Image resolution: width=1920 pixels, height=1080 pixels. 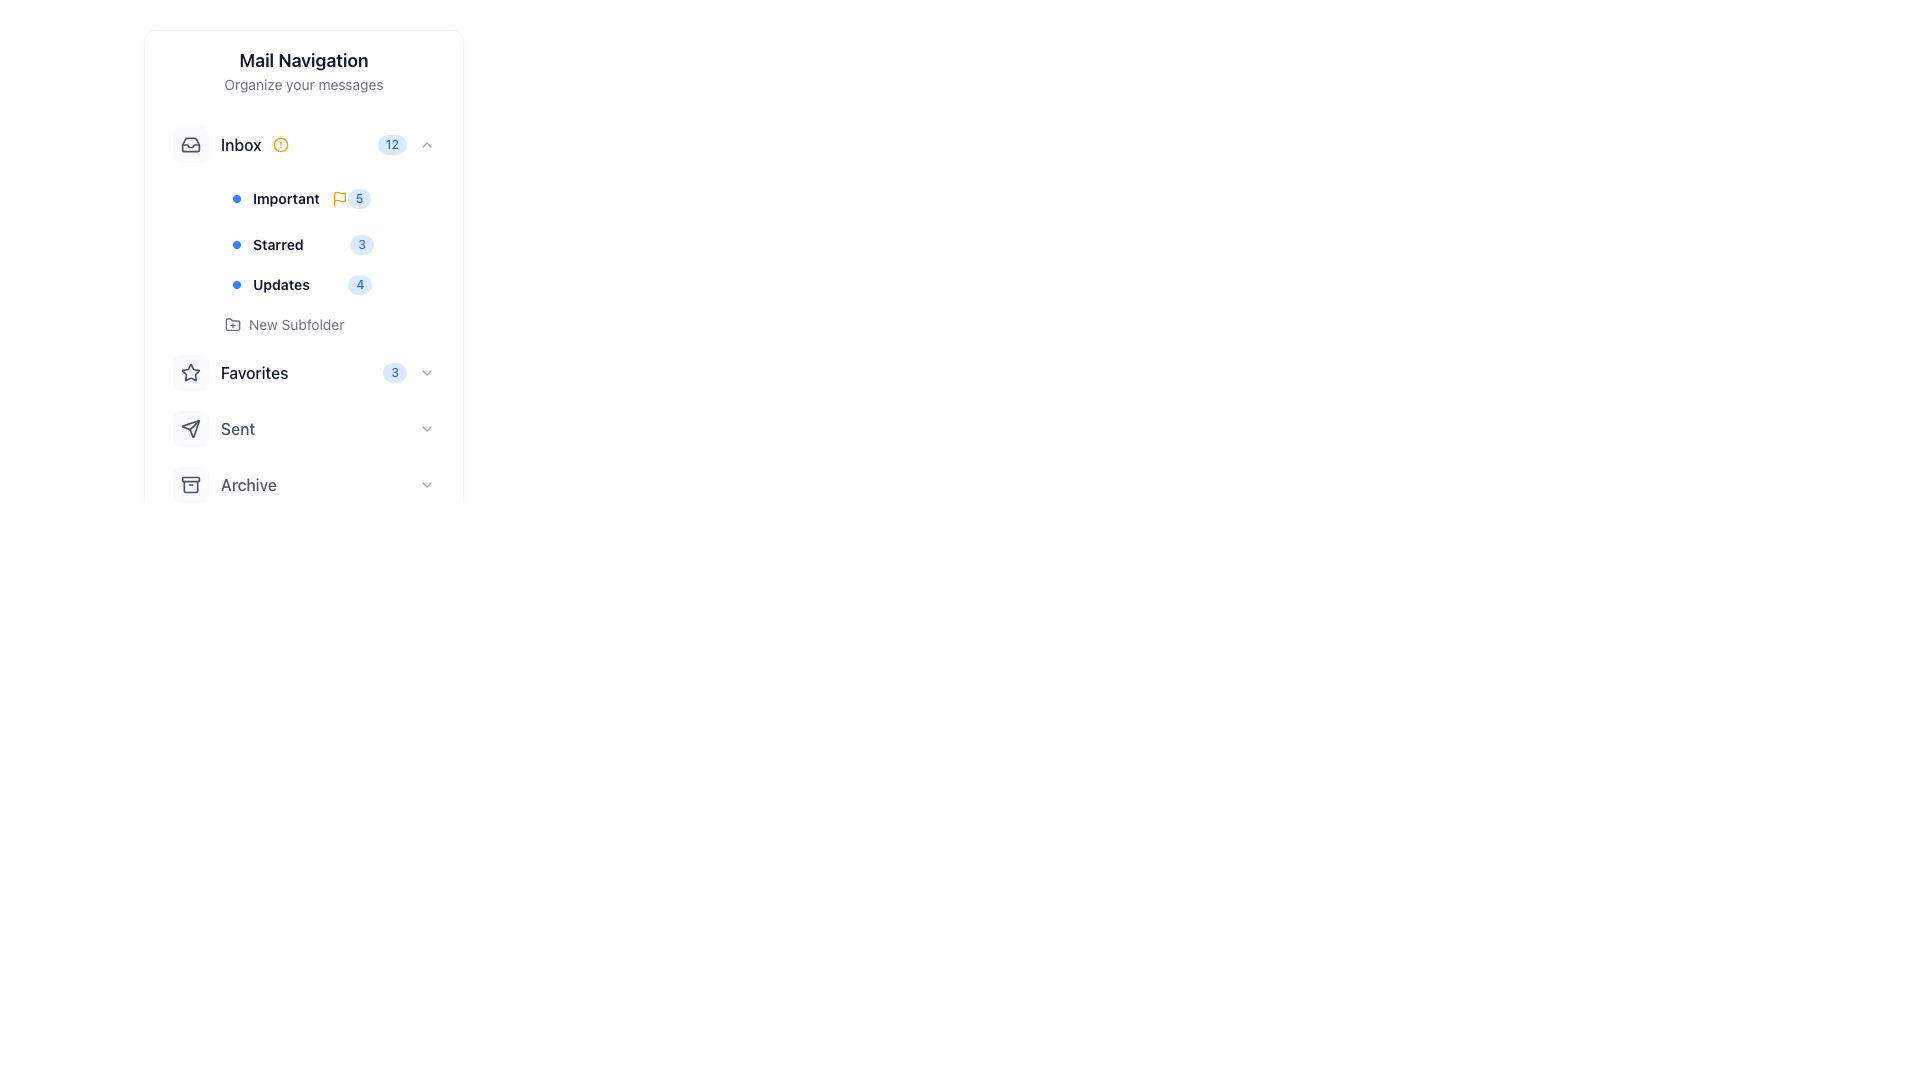 I want to click on the 'Favorites' text label in the sidebar menu, which serves as a label for the navigation category and is positioned to the right of a star icon, so click(x=253, y=373).